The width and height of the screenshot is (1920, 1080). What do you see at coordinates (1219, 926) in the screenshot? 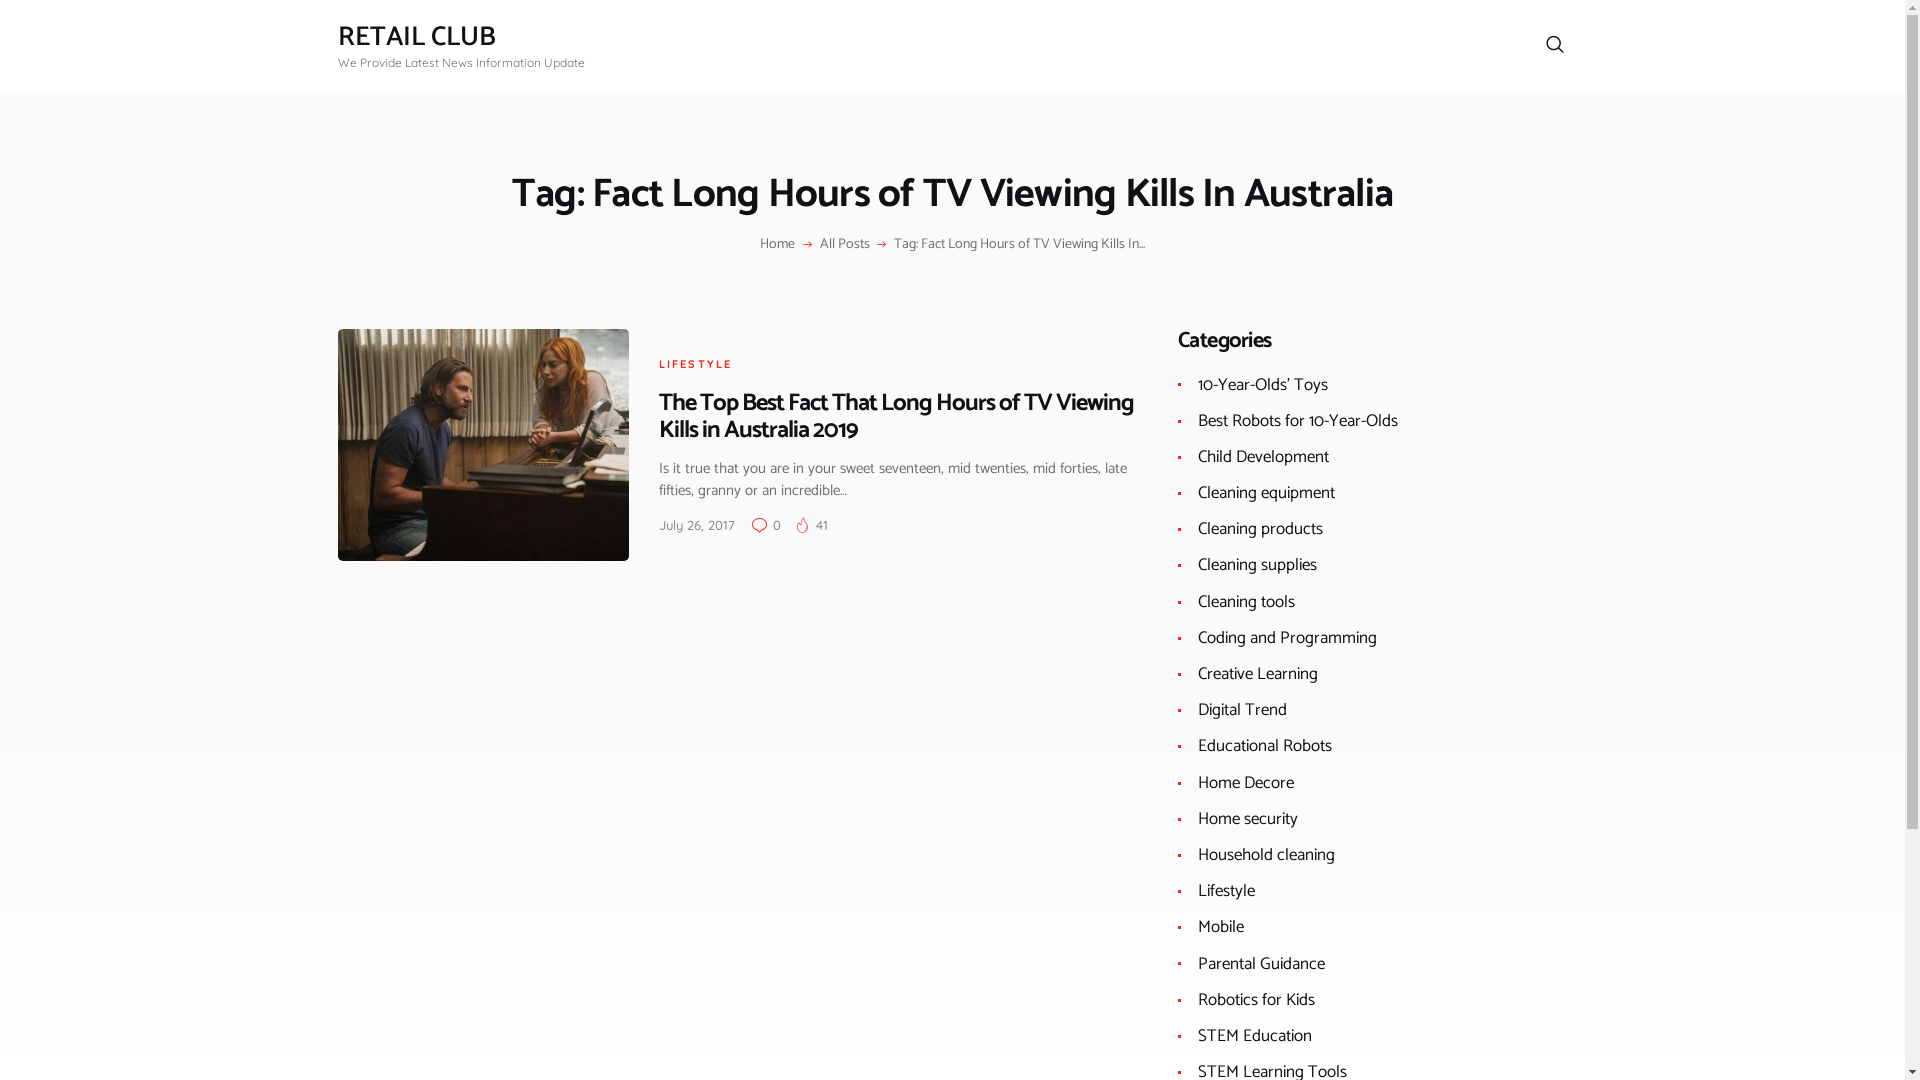
I see `'Mobile'` at bounding box center [1219, 926].